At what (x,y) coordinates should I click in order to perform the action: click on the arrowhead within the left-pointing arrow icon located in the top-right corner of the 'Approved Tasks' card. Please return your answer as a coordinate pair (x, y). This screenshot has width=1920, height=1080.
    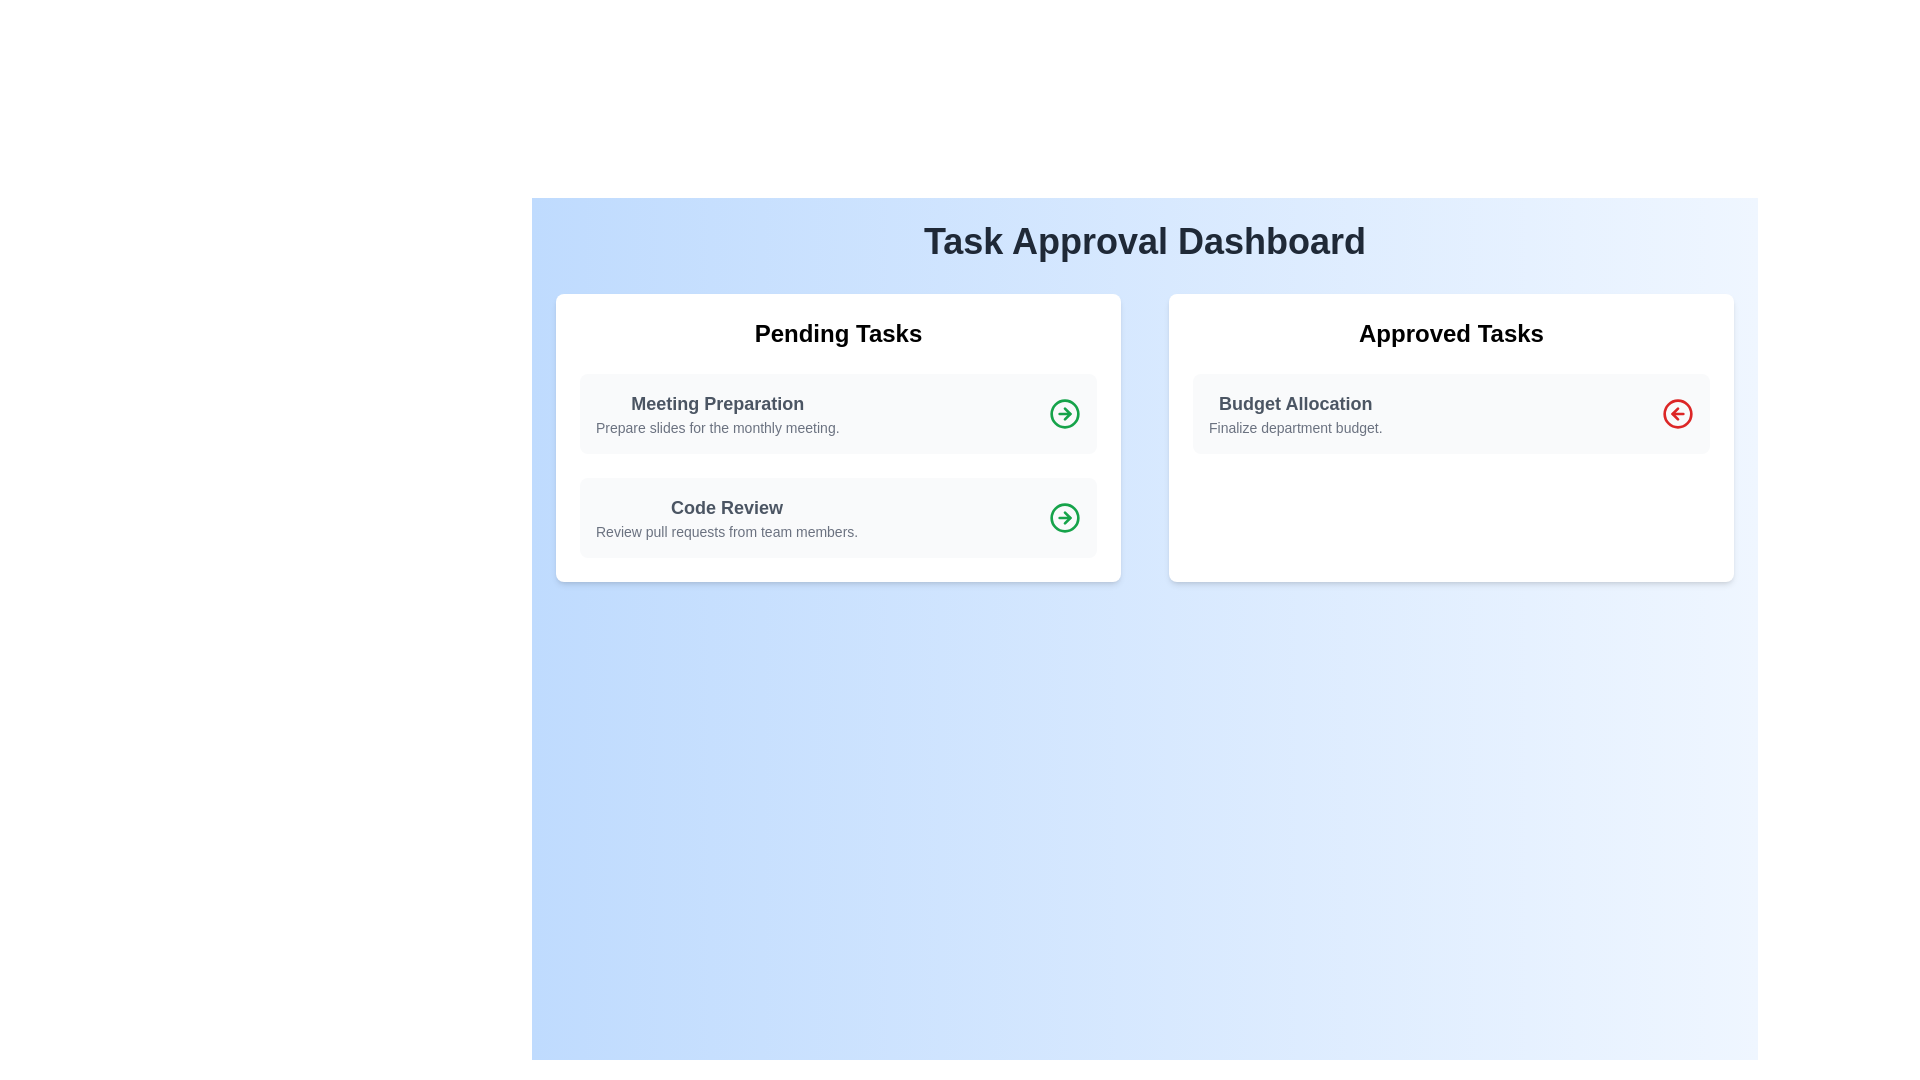
    Looking at the image, I should click on (1675, 412).